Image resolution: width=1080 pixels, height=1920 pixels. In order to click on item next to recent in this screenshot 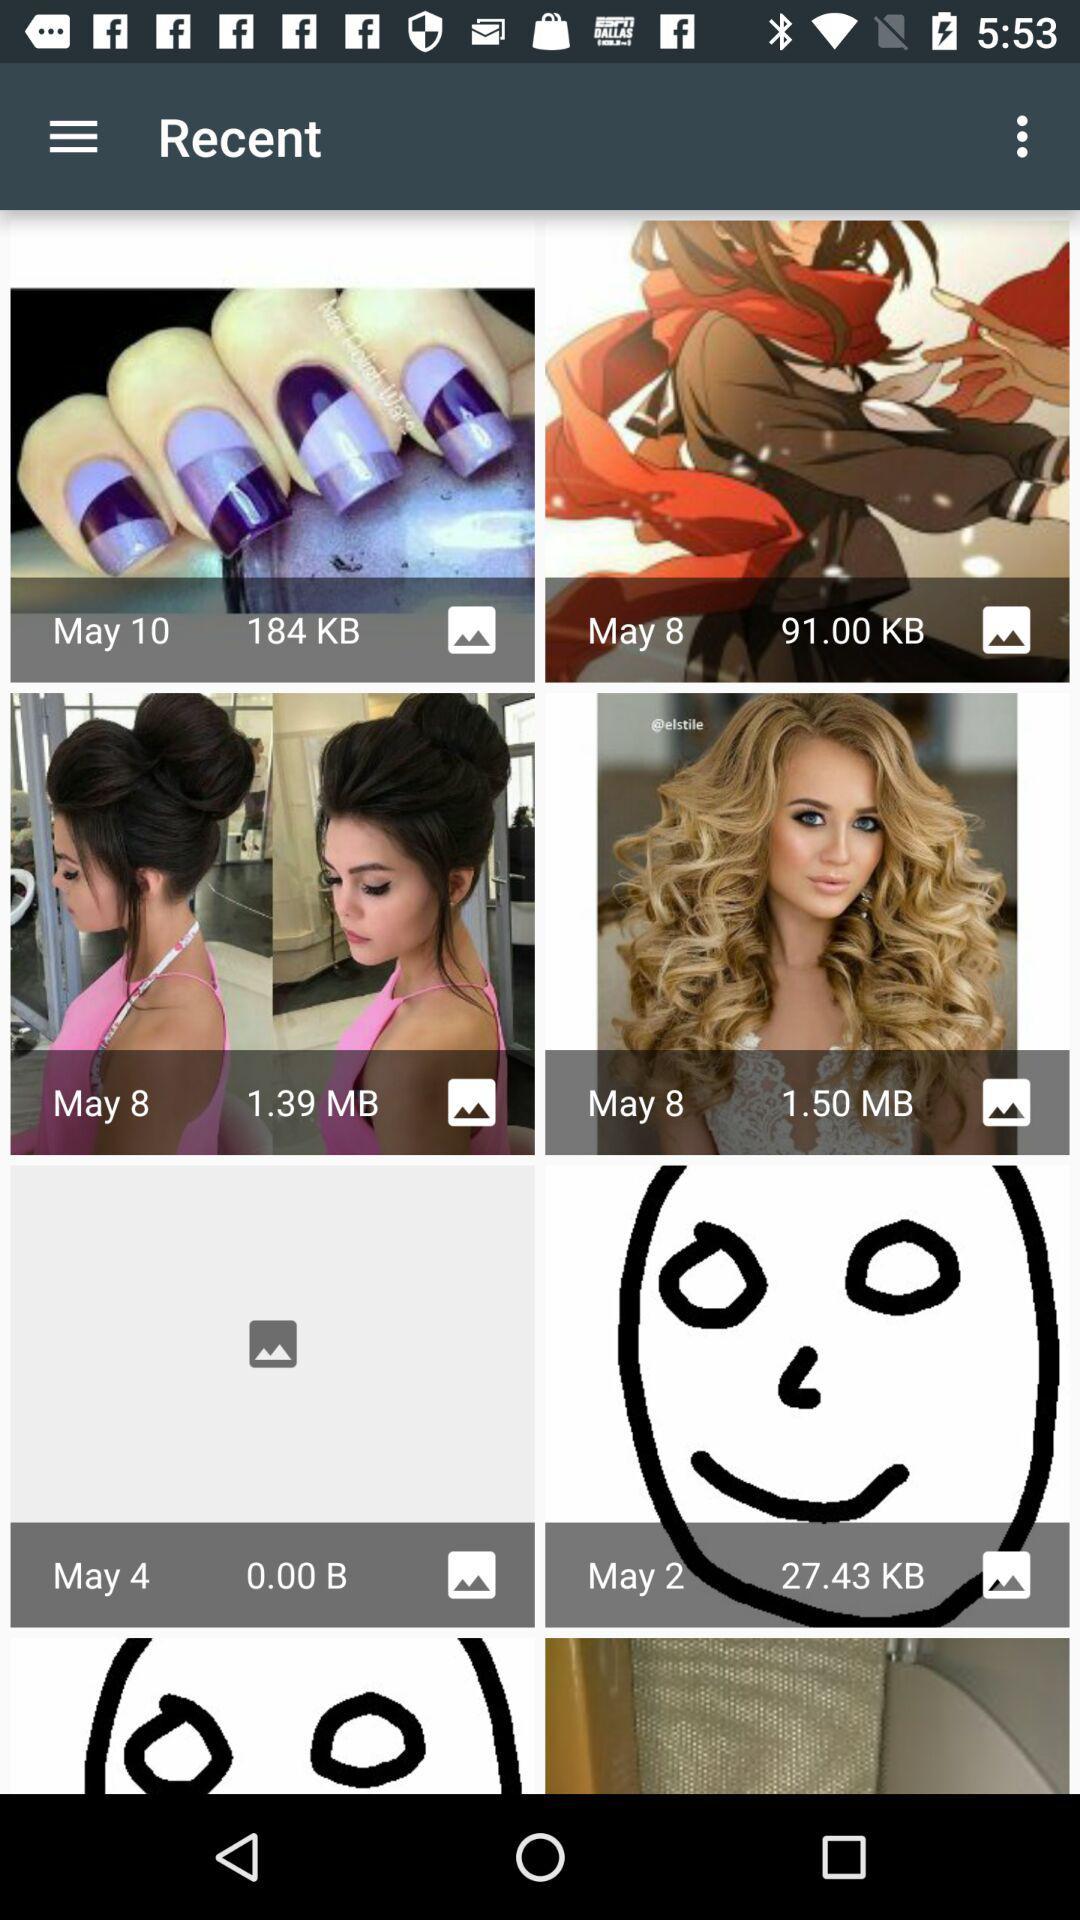, I will do `click(72, 135)`.